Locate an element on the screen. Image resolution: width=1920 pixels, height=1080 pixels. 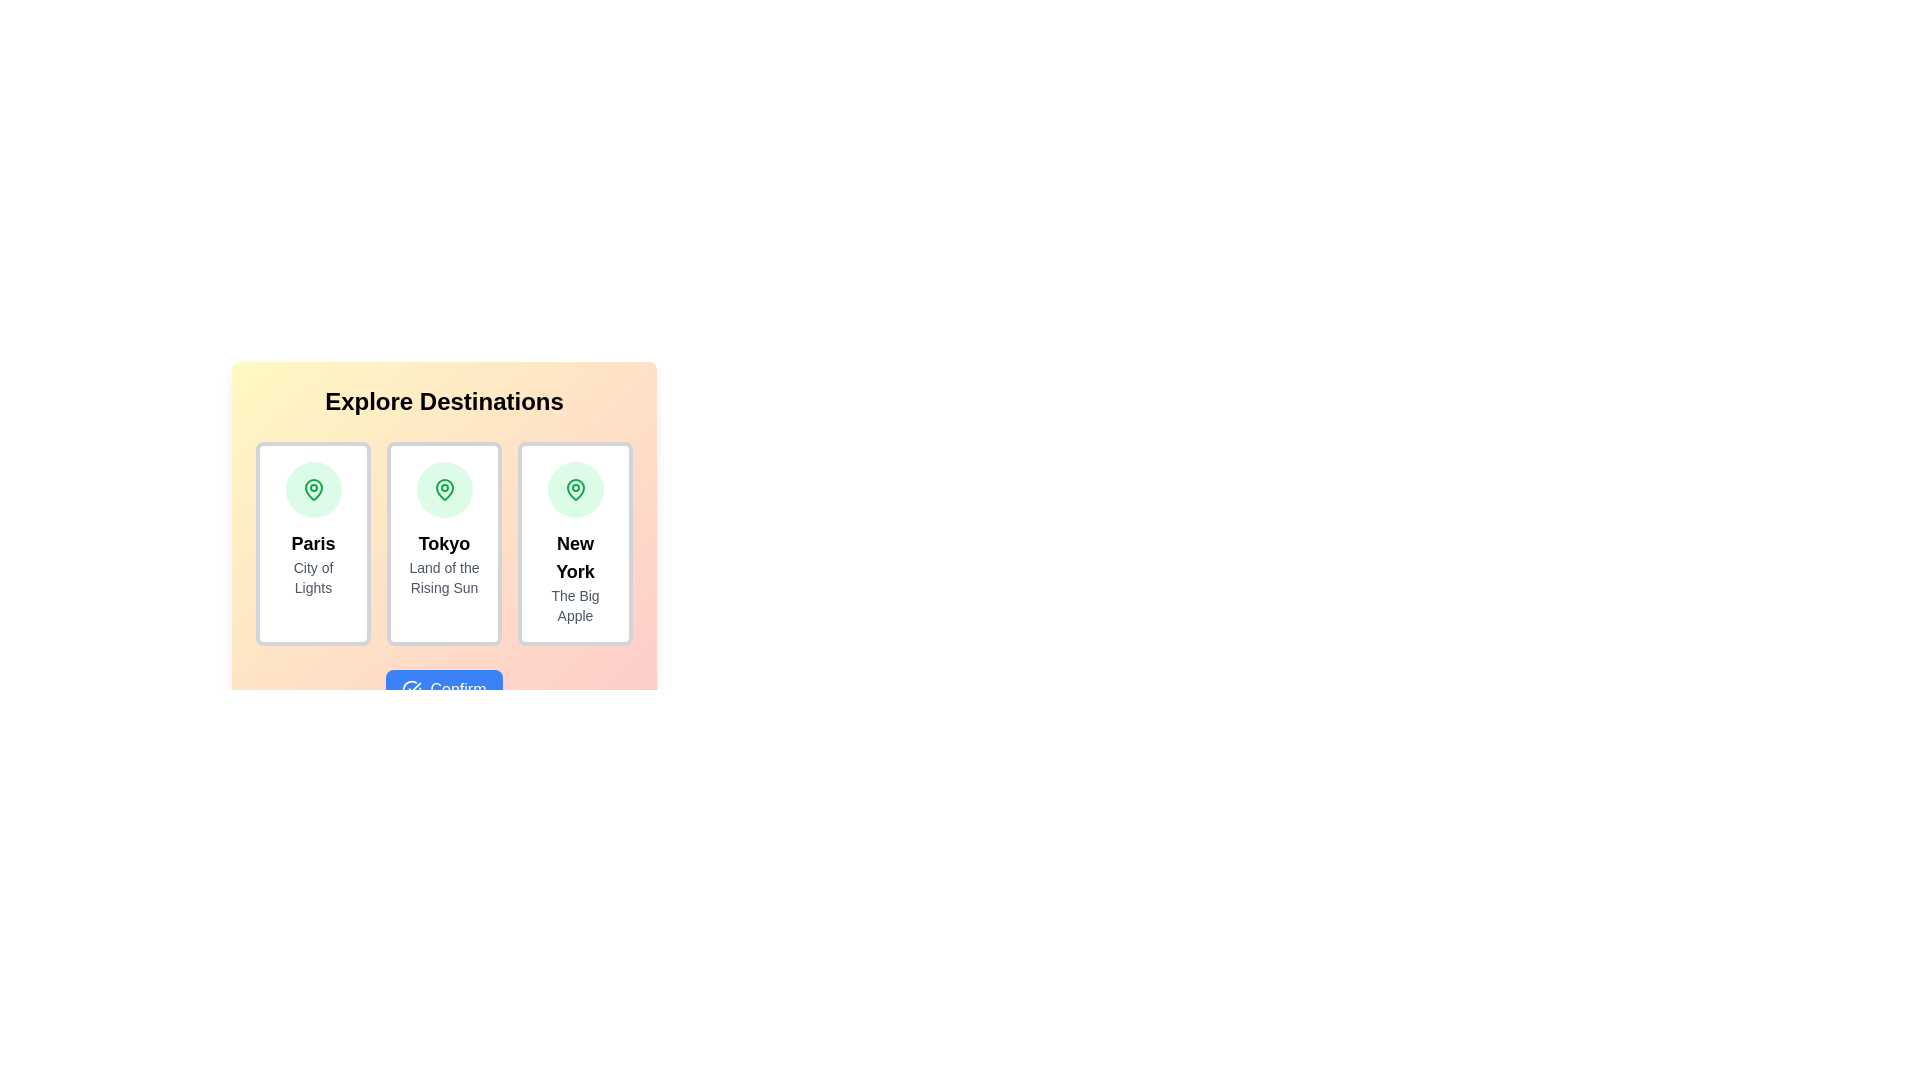
the 'Confirm' button to confirm the selected destination is located at coordinates (443, 689).